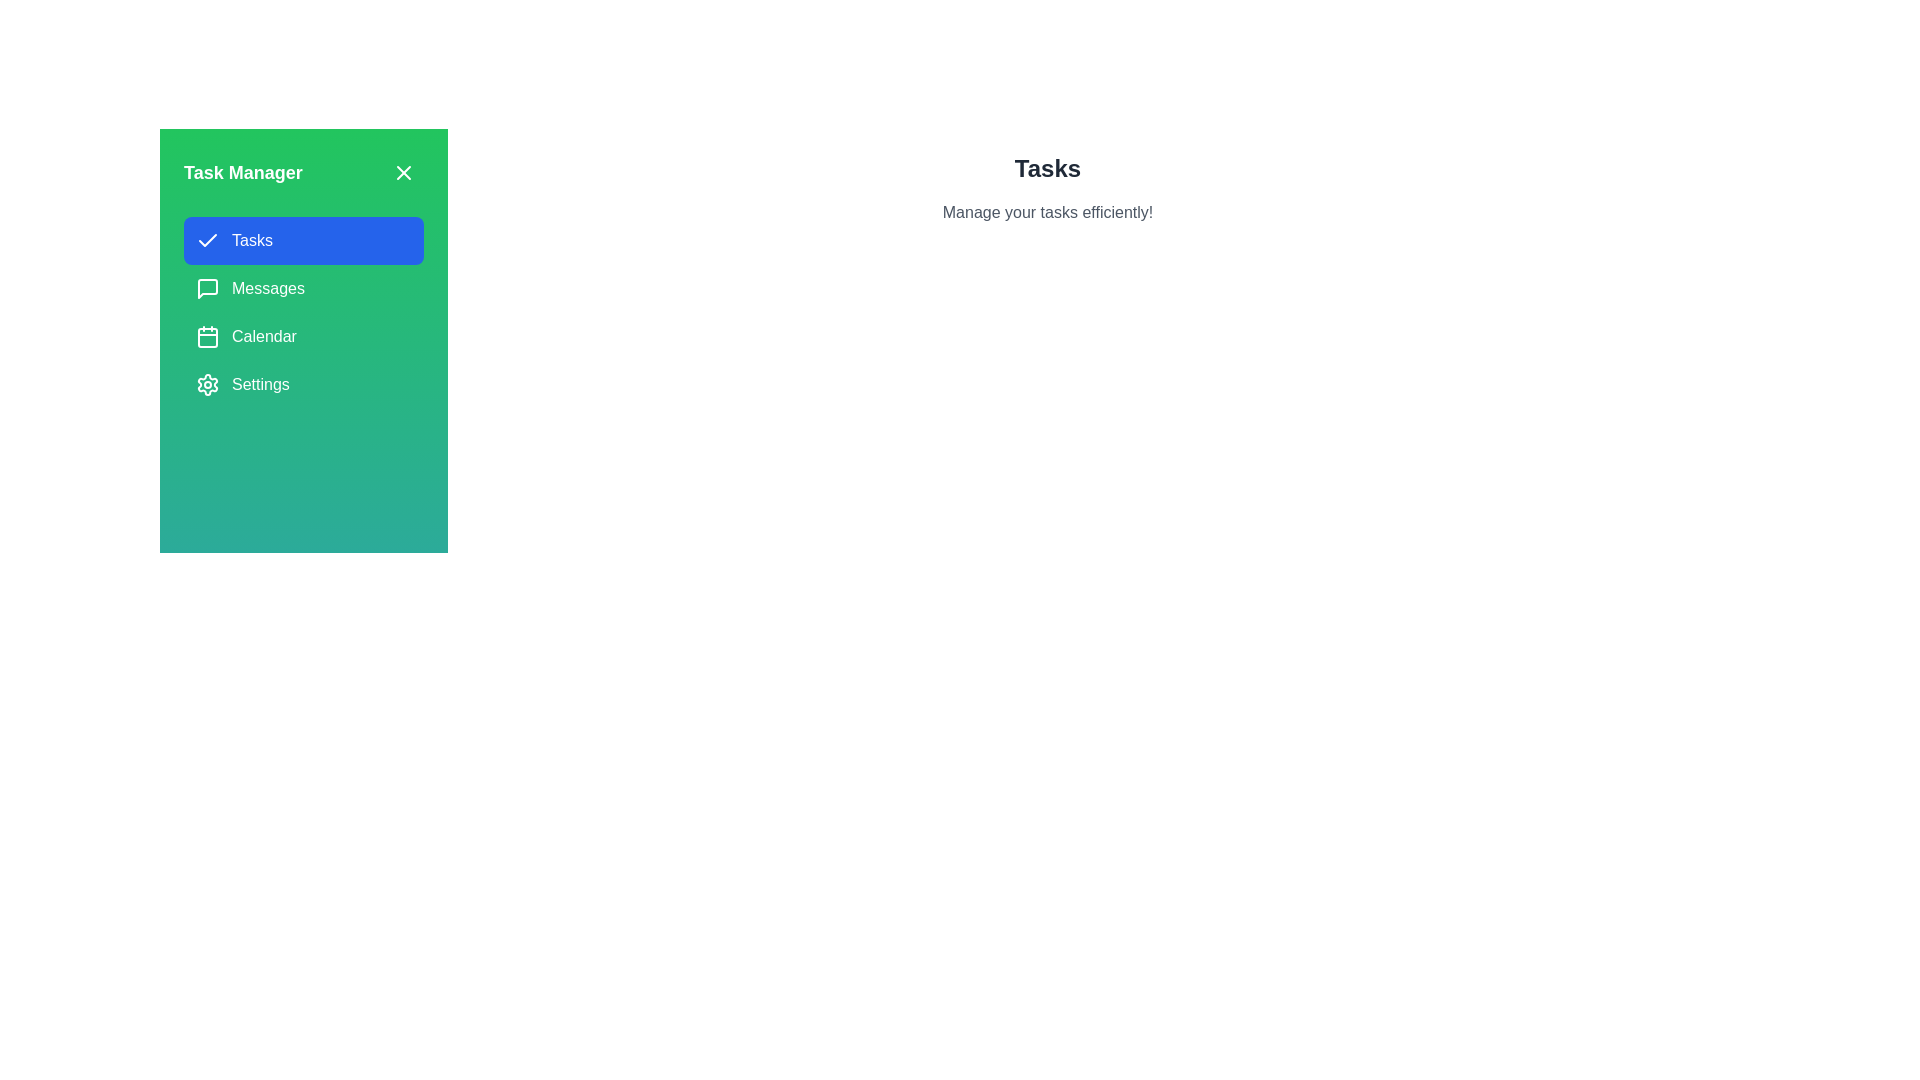  Describe the element at coordinates (302, 335) in the screenshot. I see `the tab named Calendar in the TaskManagerDrawer` at that location.